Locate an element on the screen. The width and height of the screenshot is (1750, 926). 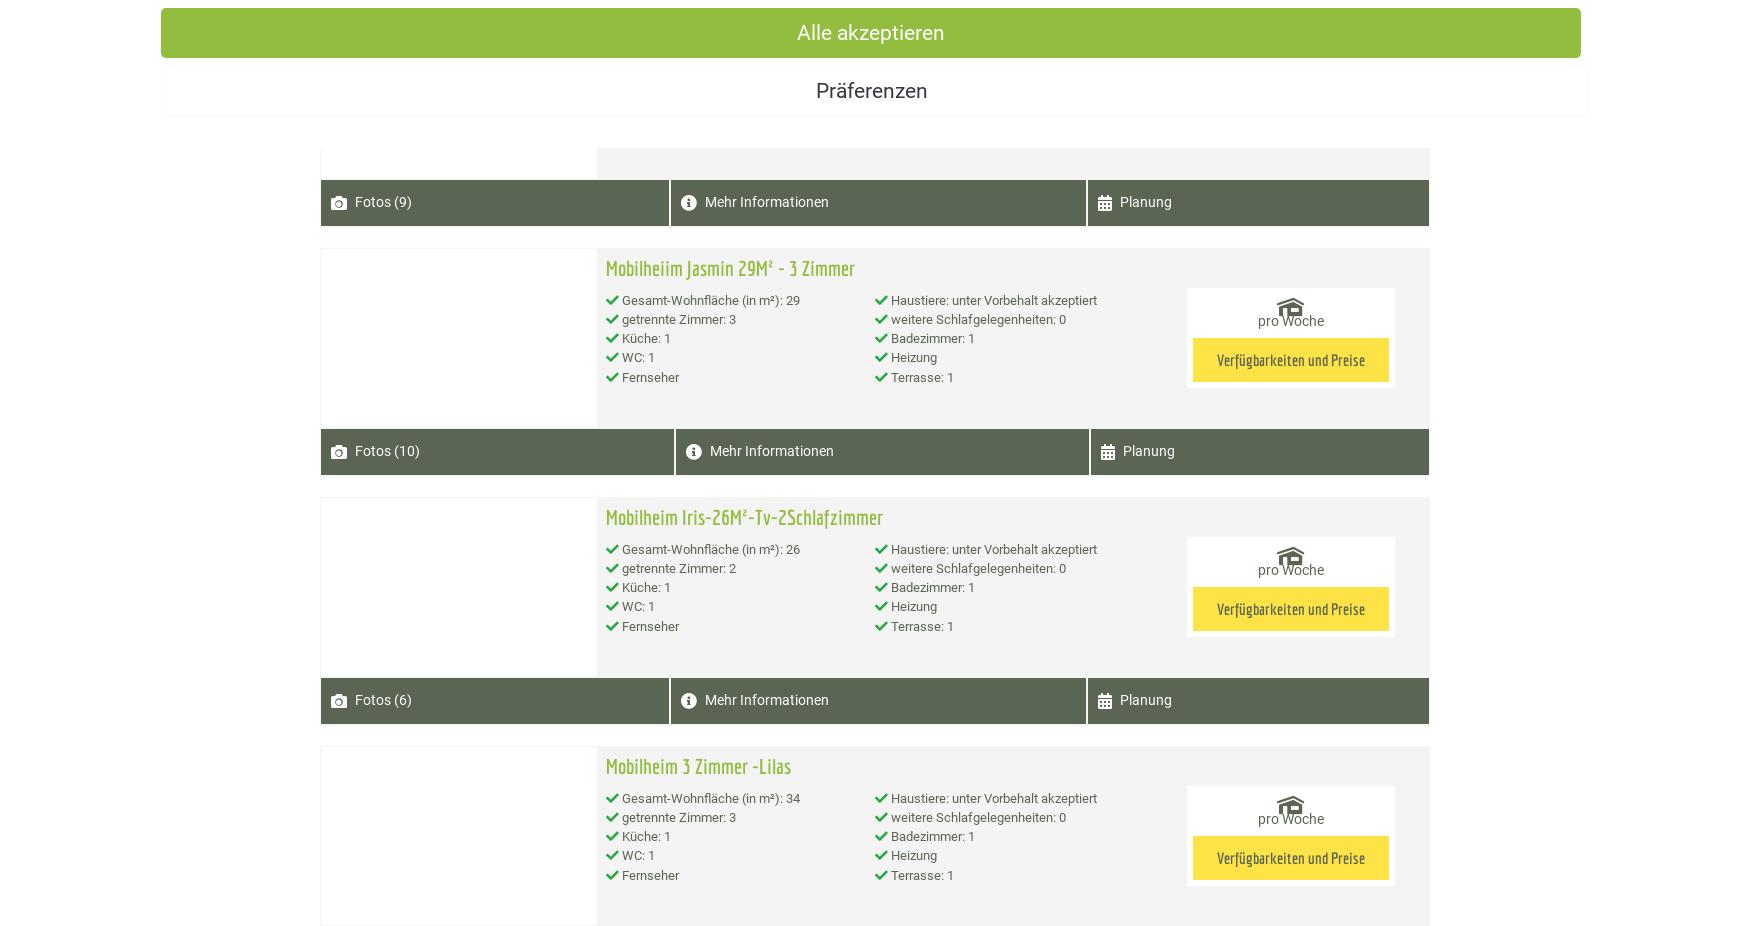
'Präferenzen' is located at coordinates (874, 89).